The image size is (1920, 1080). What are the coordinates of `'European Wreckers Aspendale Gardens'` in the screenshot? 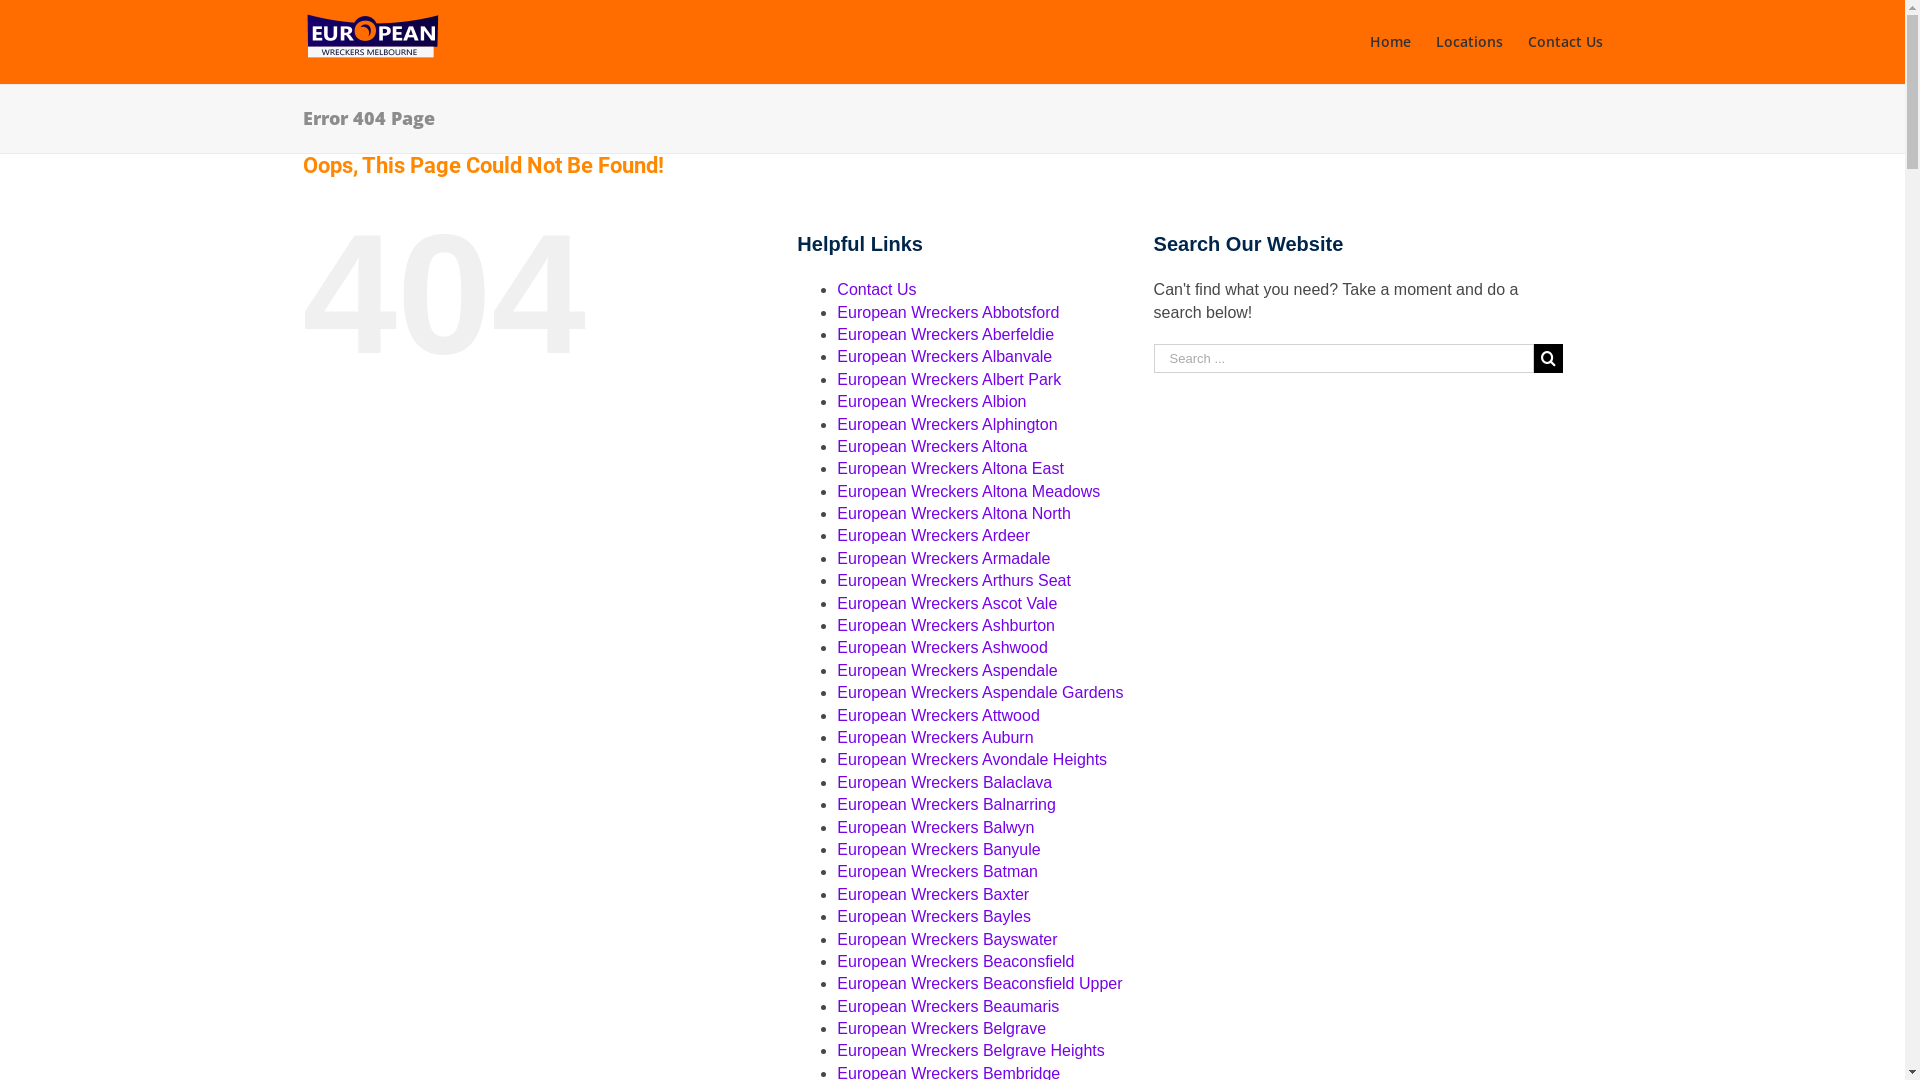 It's located at (979, 691).